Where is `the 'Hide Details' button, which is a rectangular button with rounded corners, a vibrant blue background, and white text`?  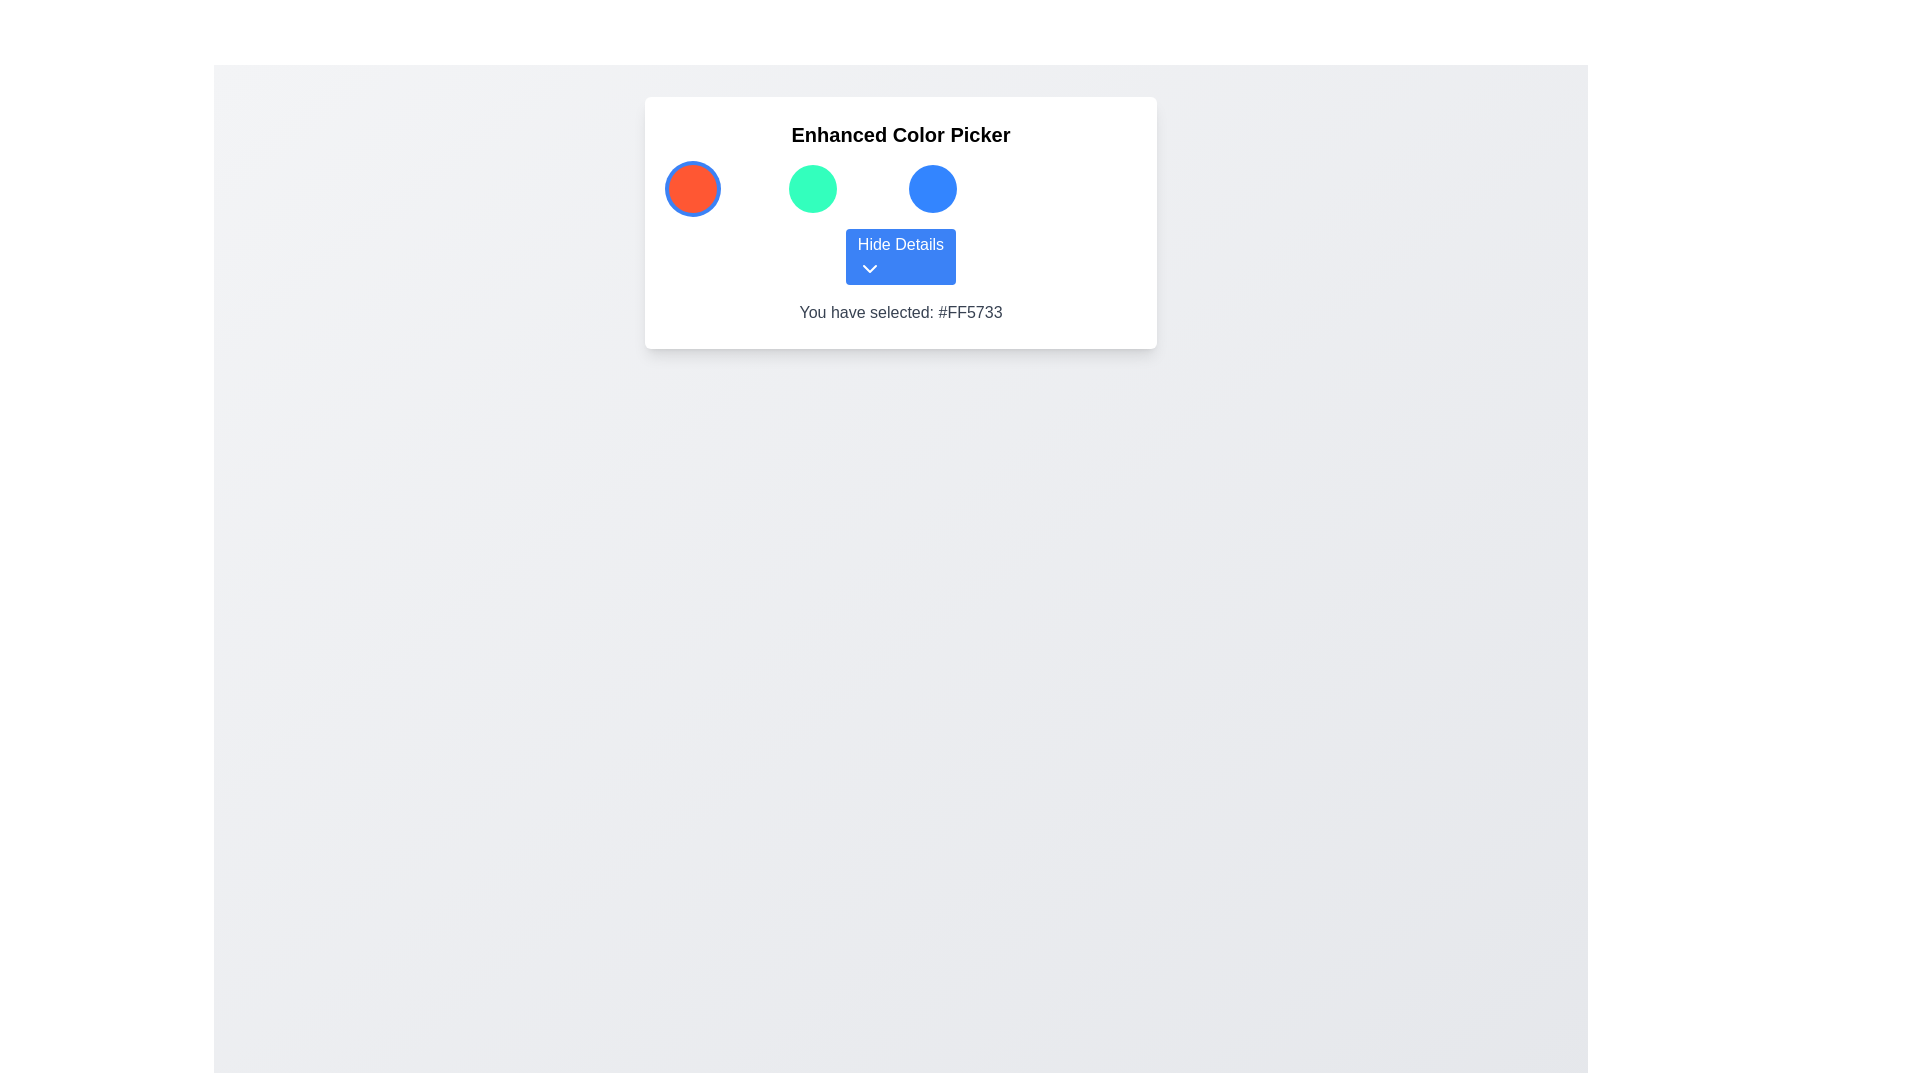 the 'Hide Details' button, which is a rectangular button with rounded corners, a vibrant blue background, and white text is located at coordinates (900, 256).